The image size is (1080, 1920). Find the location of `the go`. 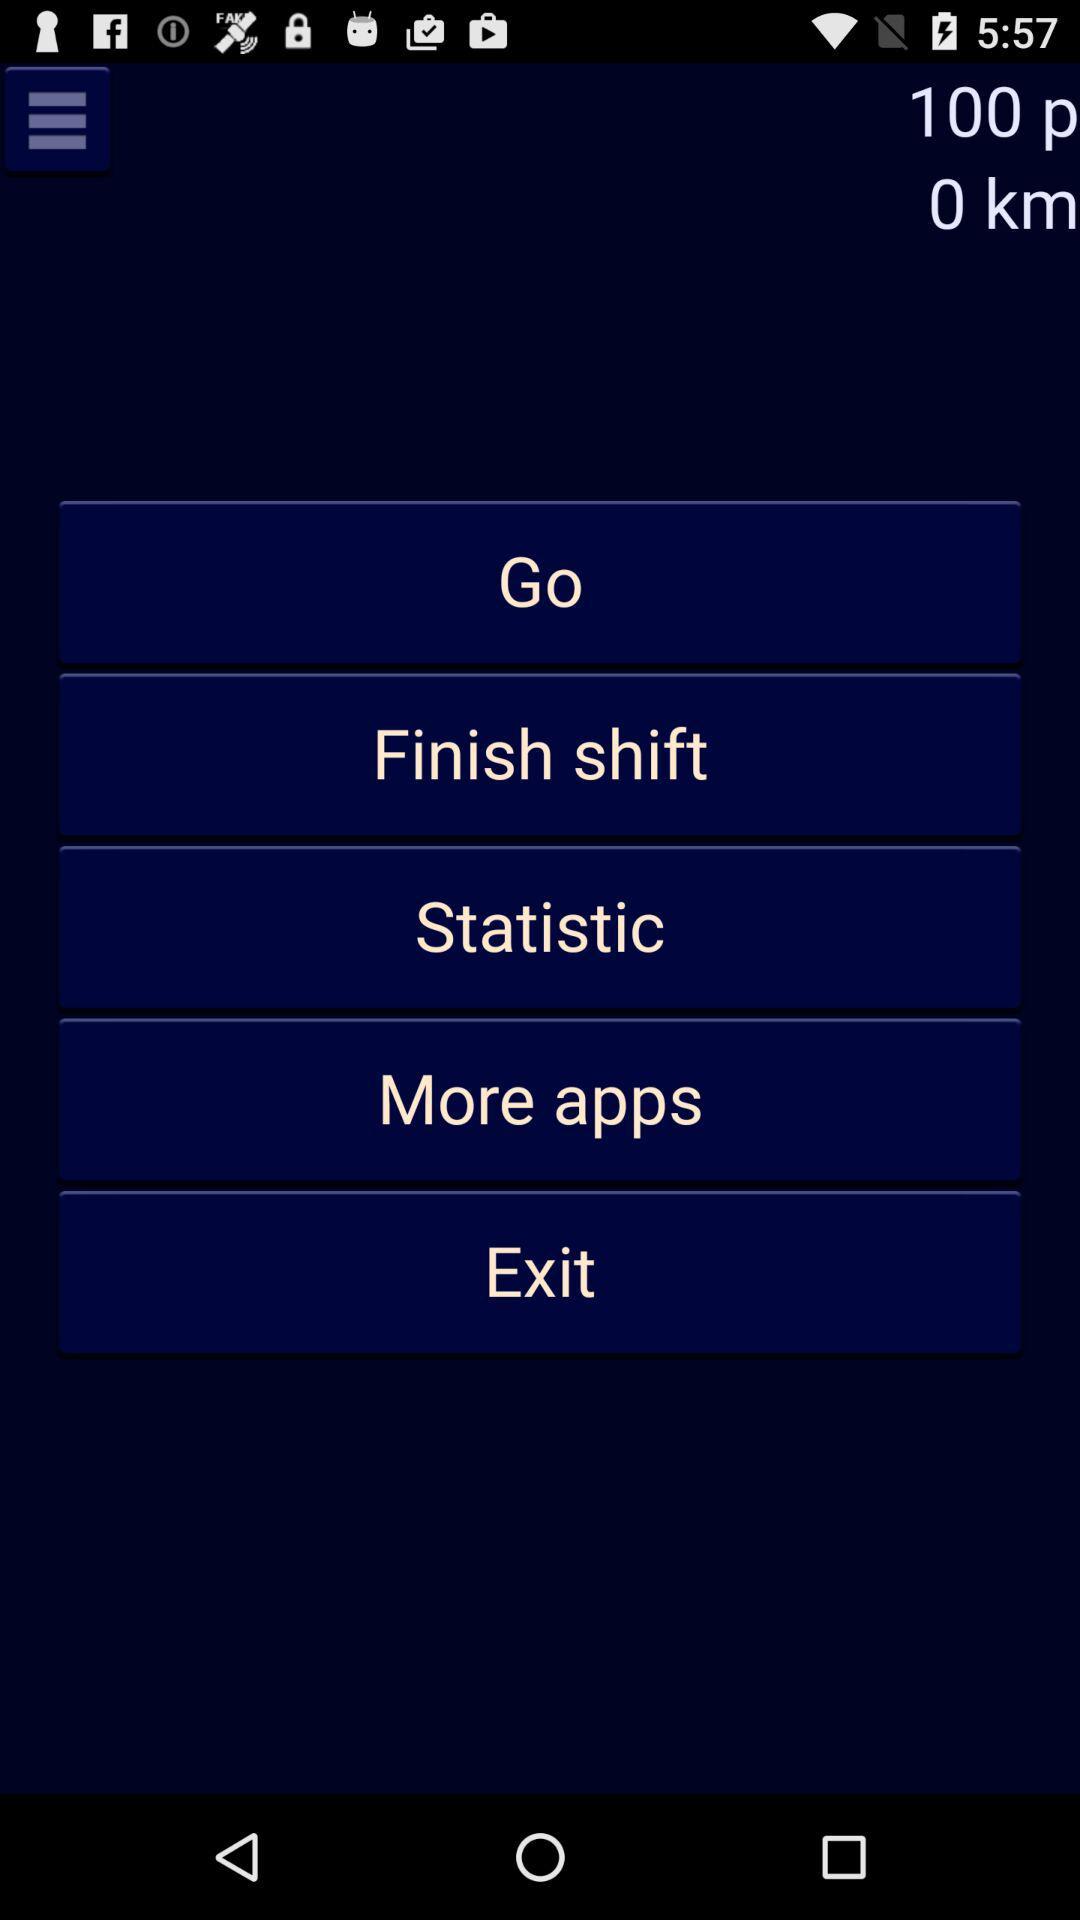

the go is located at coordinates (540, 582).